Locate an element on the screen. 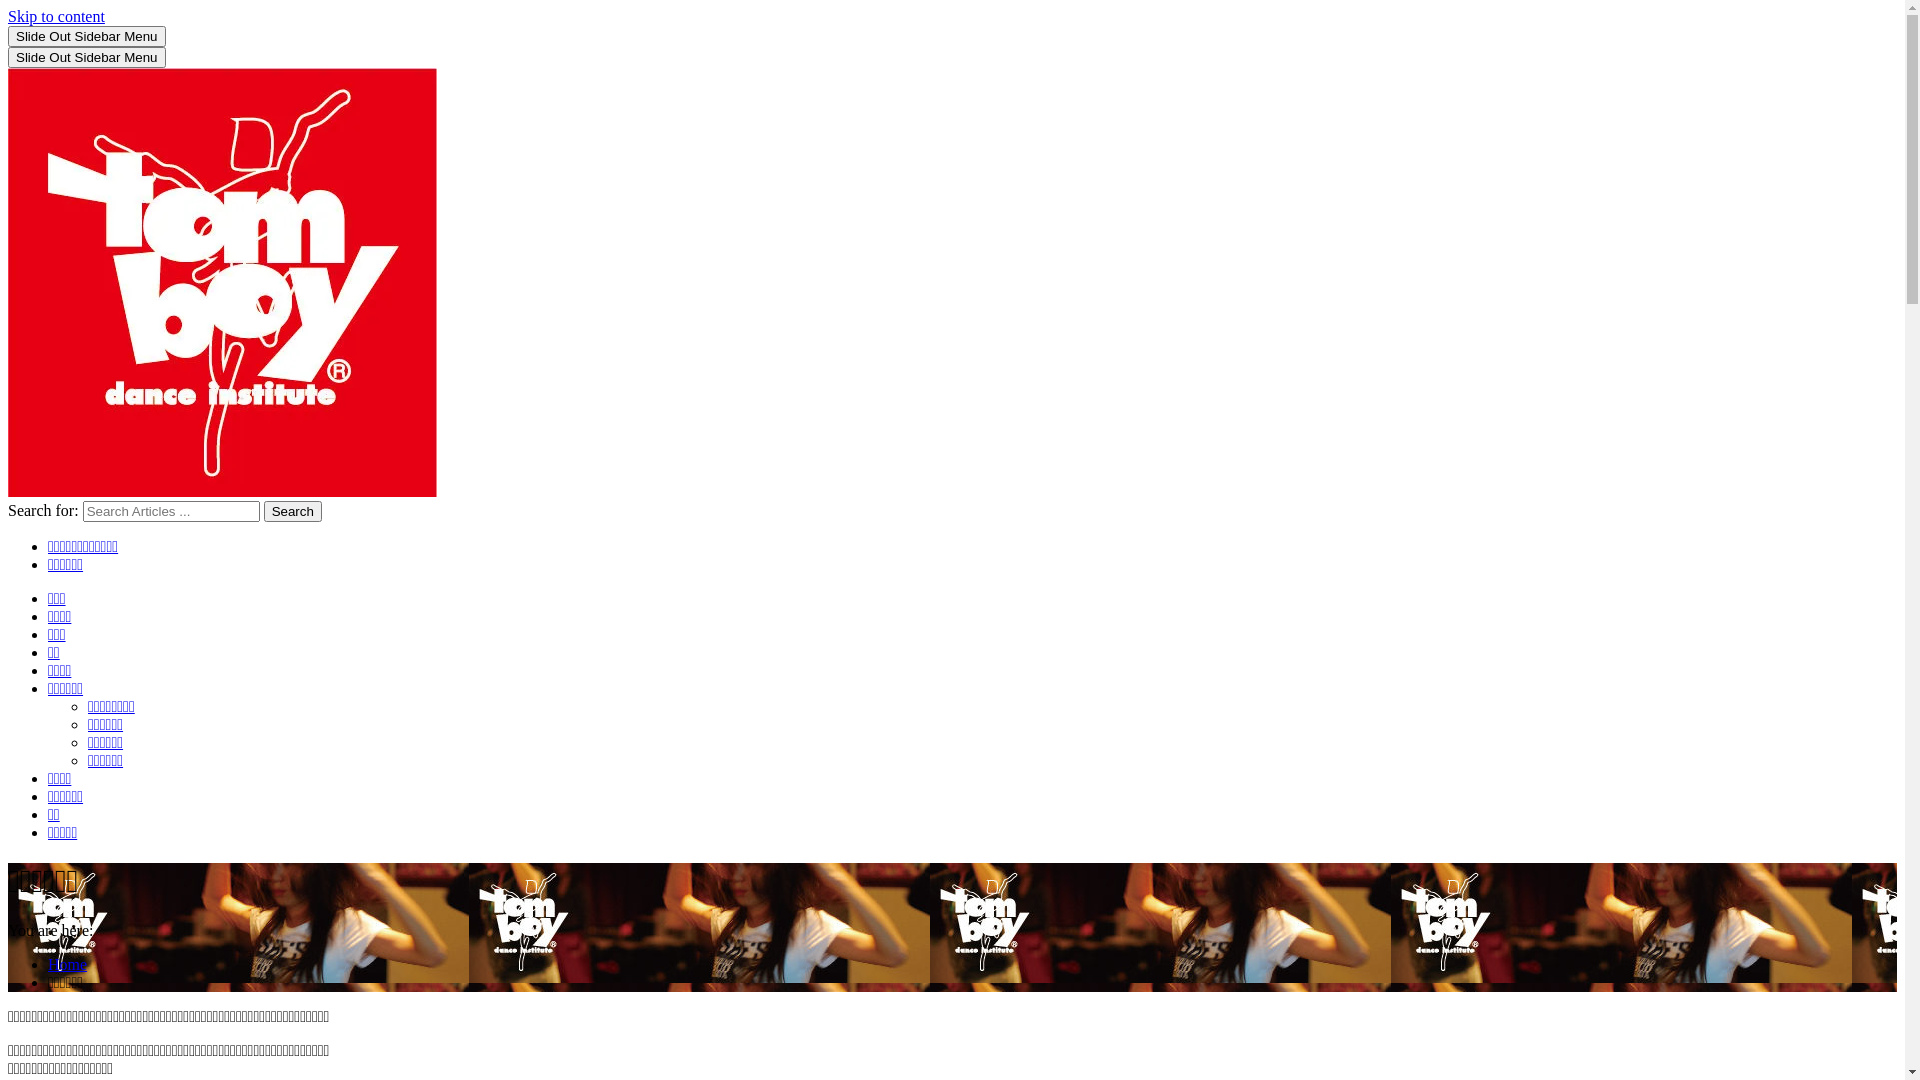 The width and height of the screenshot is (1920, 1080). 'Slide Out Sidebar Menu' is located at coordinates (85, 36).